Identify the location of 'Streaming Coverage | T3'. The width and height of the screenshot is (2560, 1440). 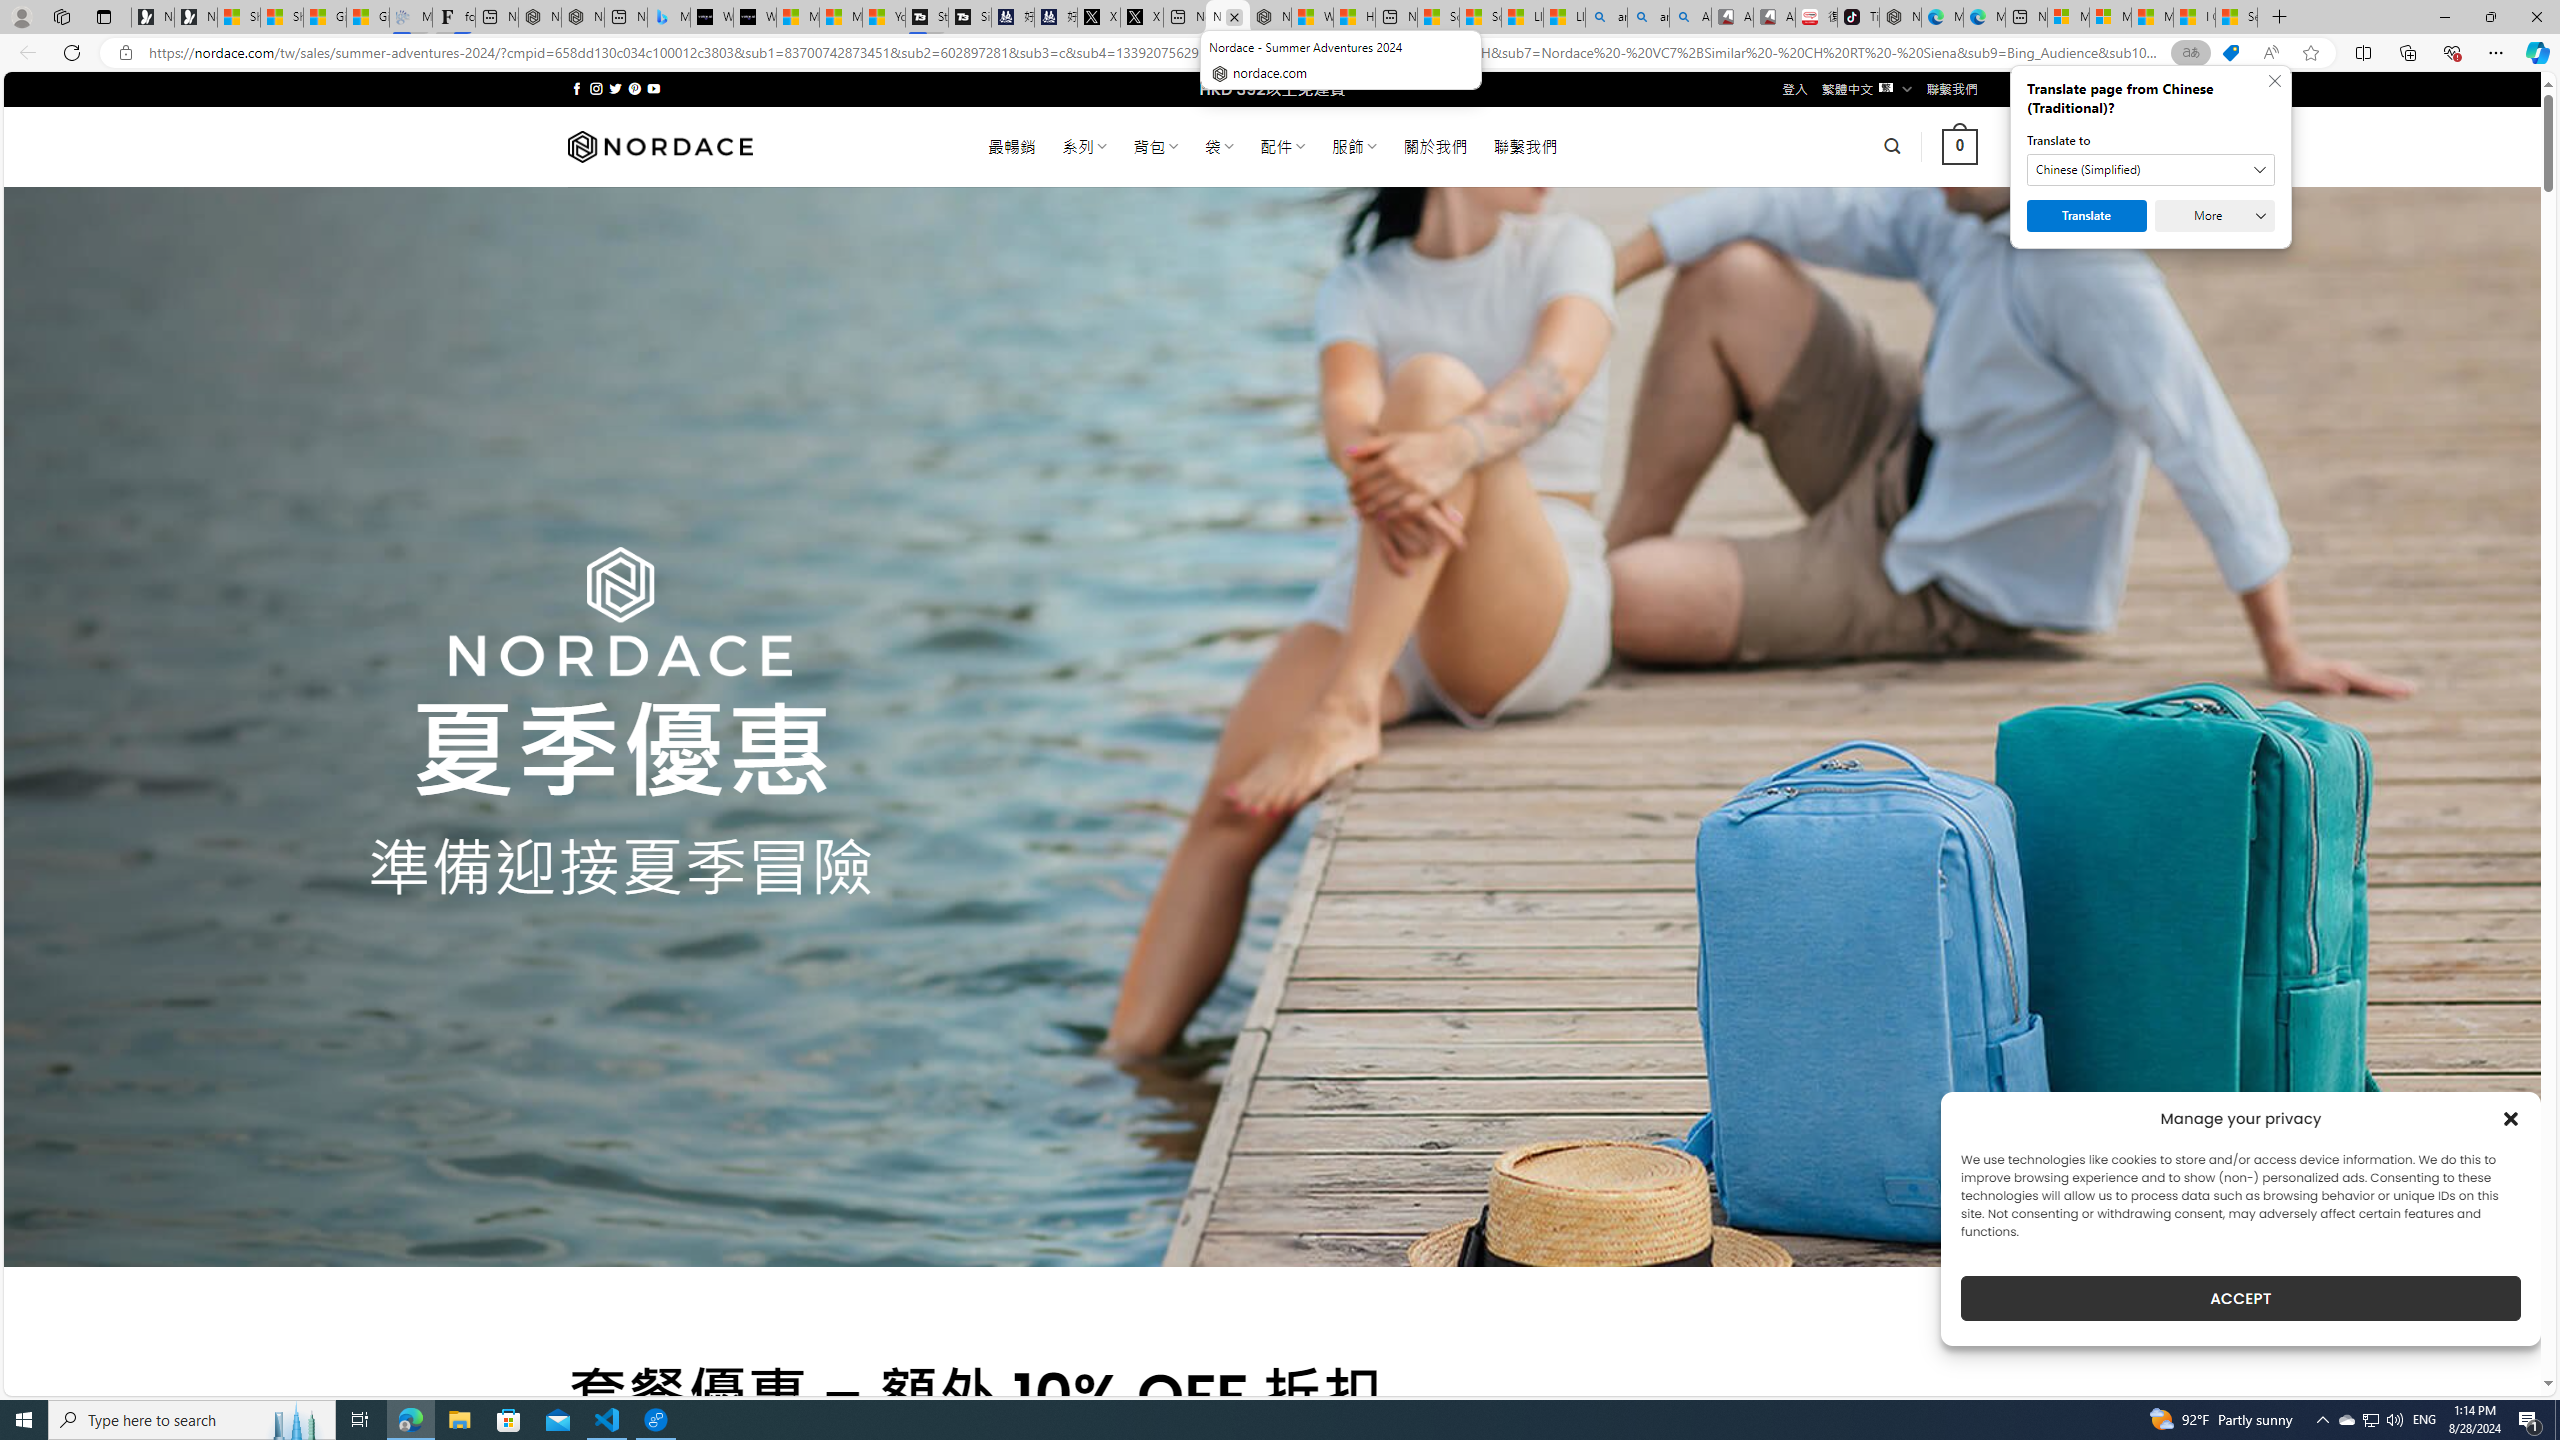
(925, 16).